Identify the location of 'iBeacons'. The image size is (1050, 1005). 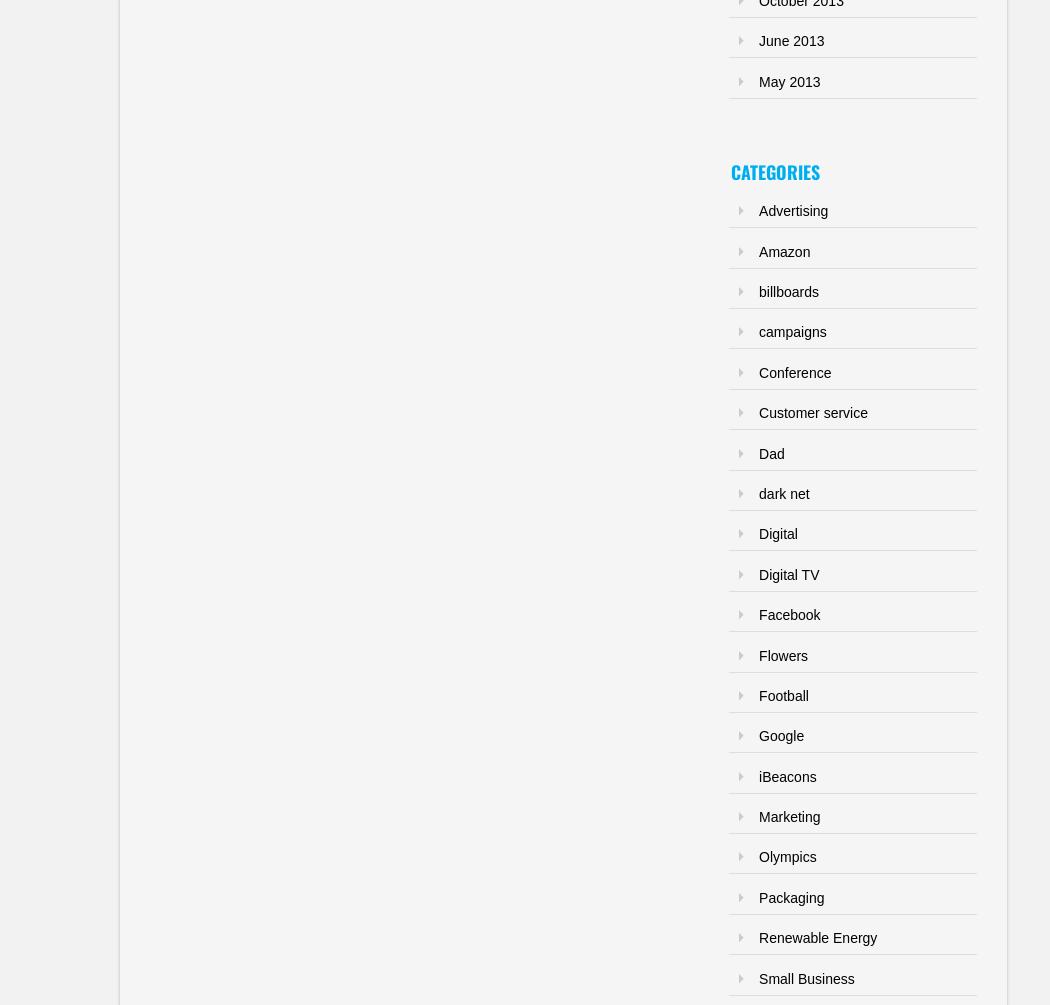
(787, 775).